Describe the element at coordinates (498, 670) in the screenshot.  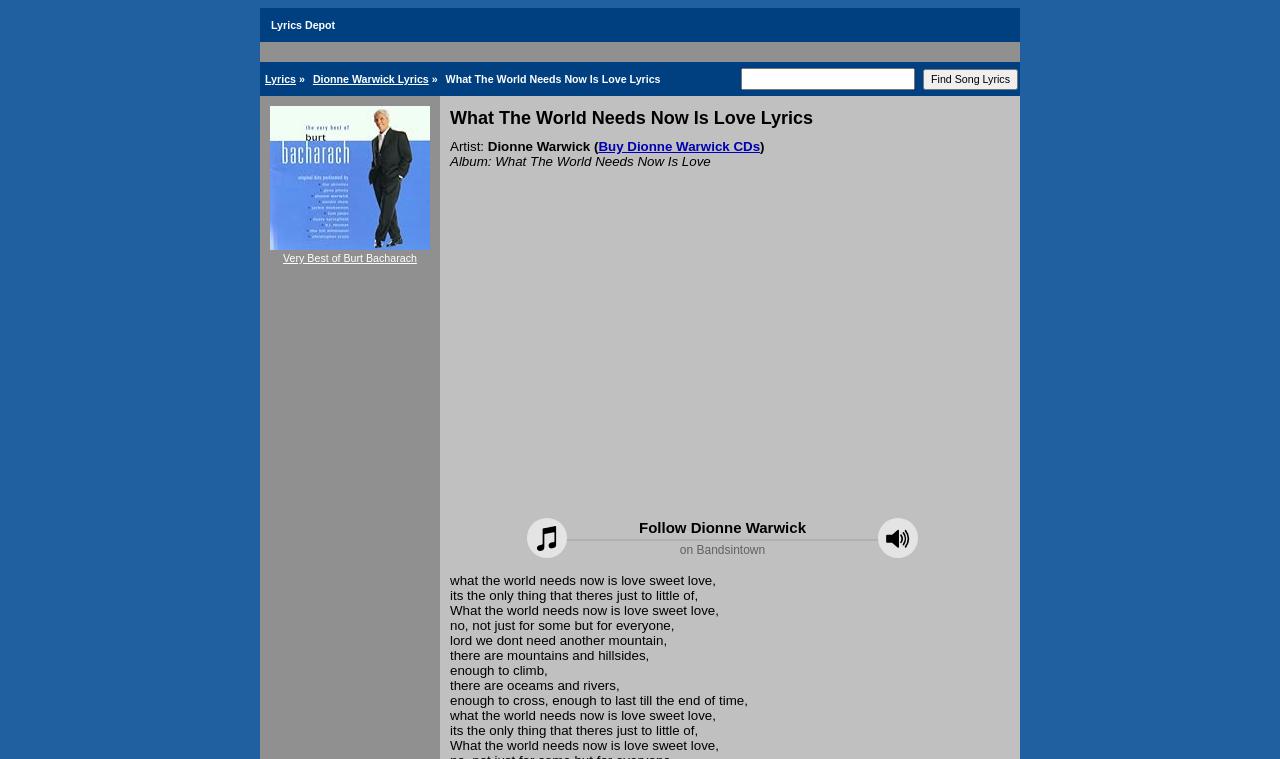
I see `'enough to climb,'` at that location.